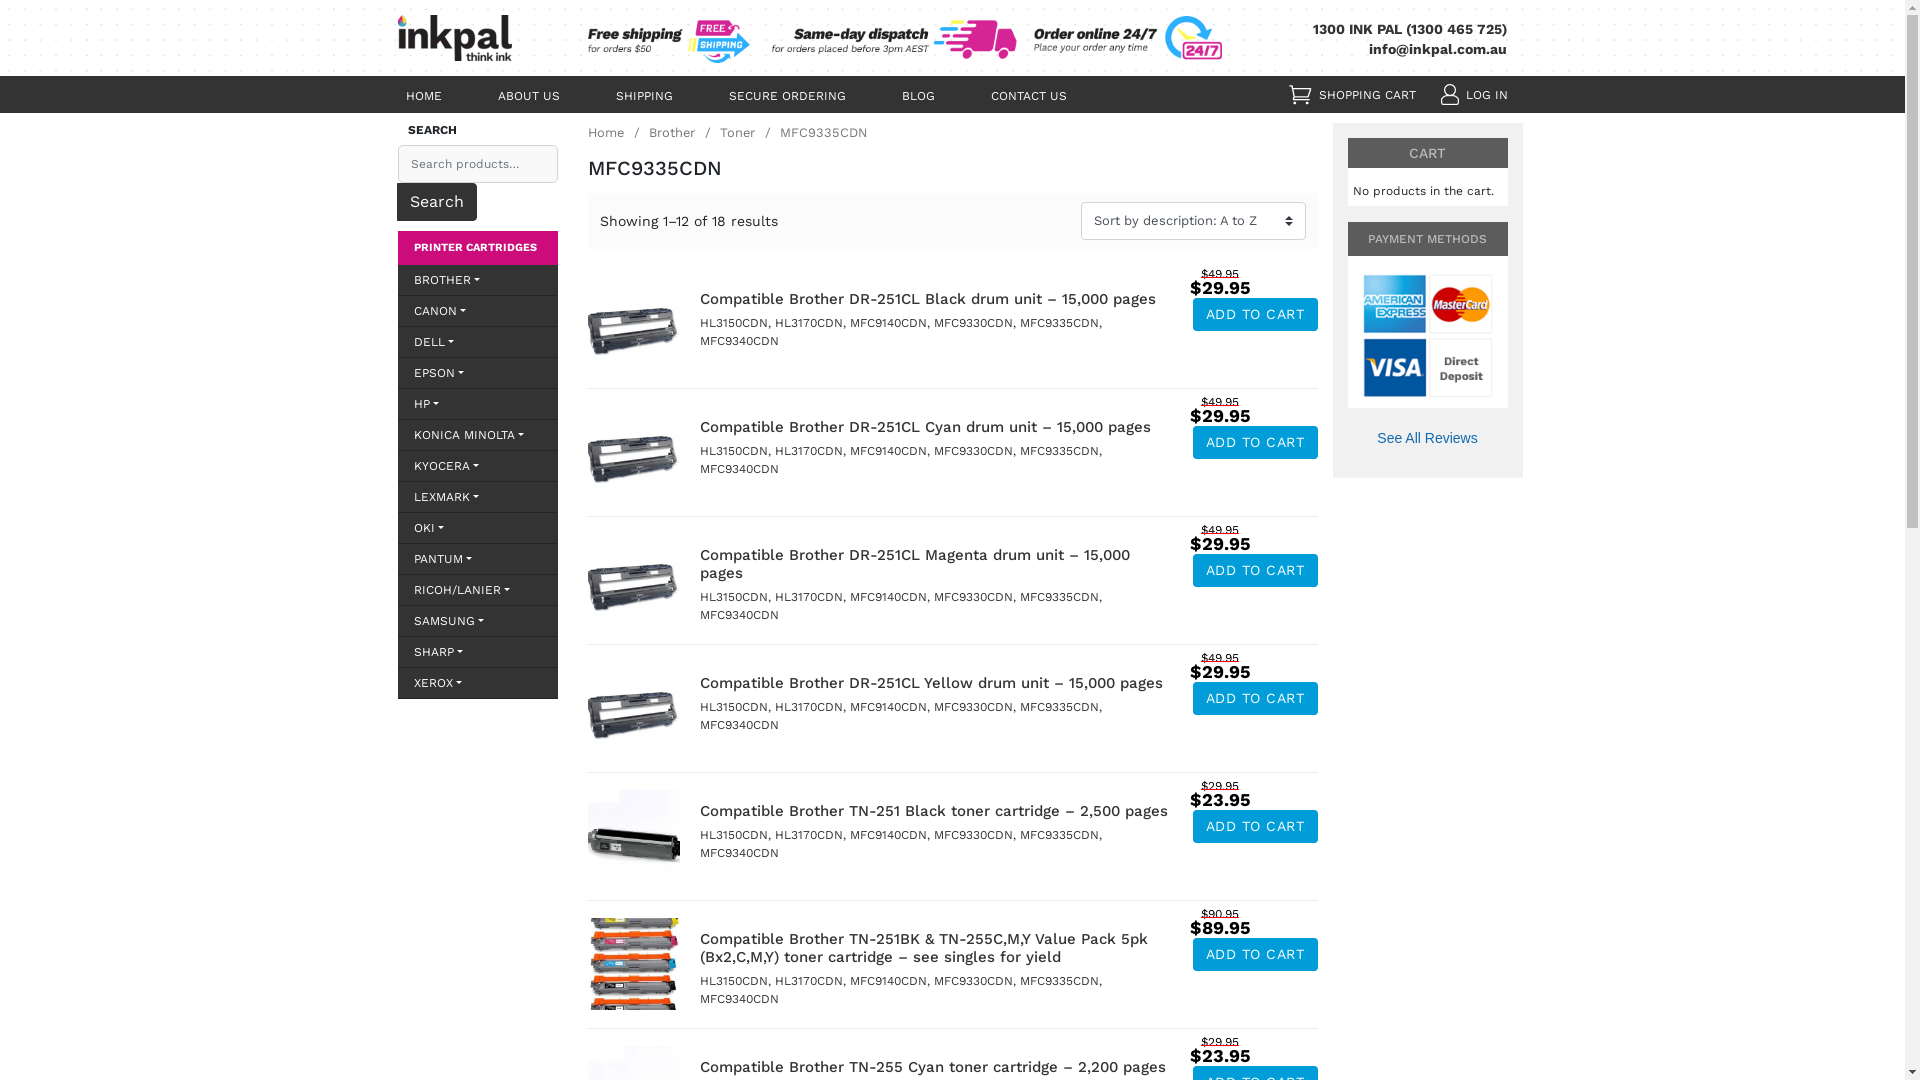 The image size is (1920, 1080). I want to click on '1300 INK PAL (1300 465 725)', so click(1313, 29).